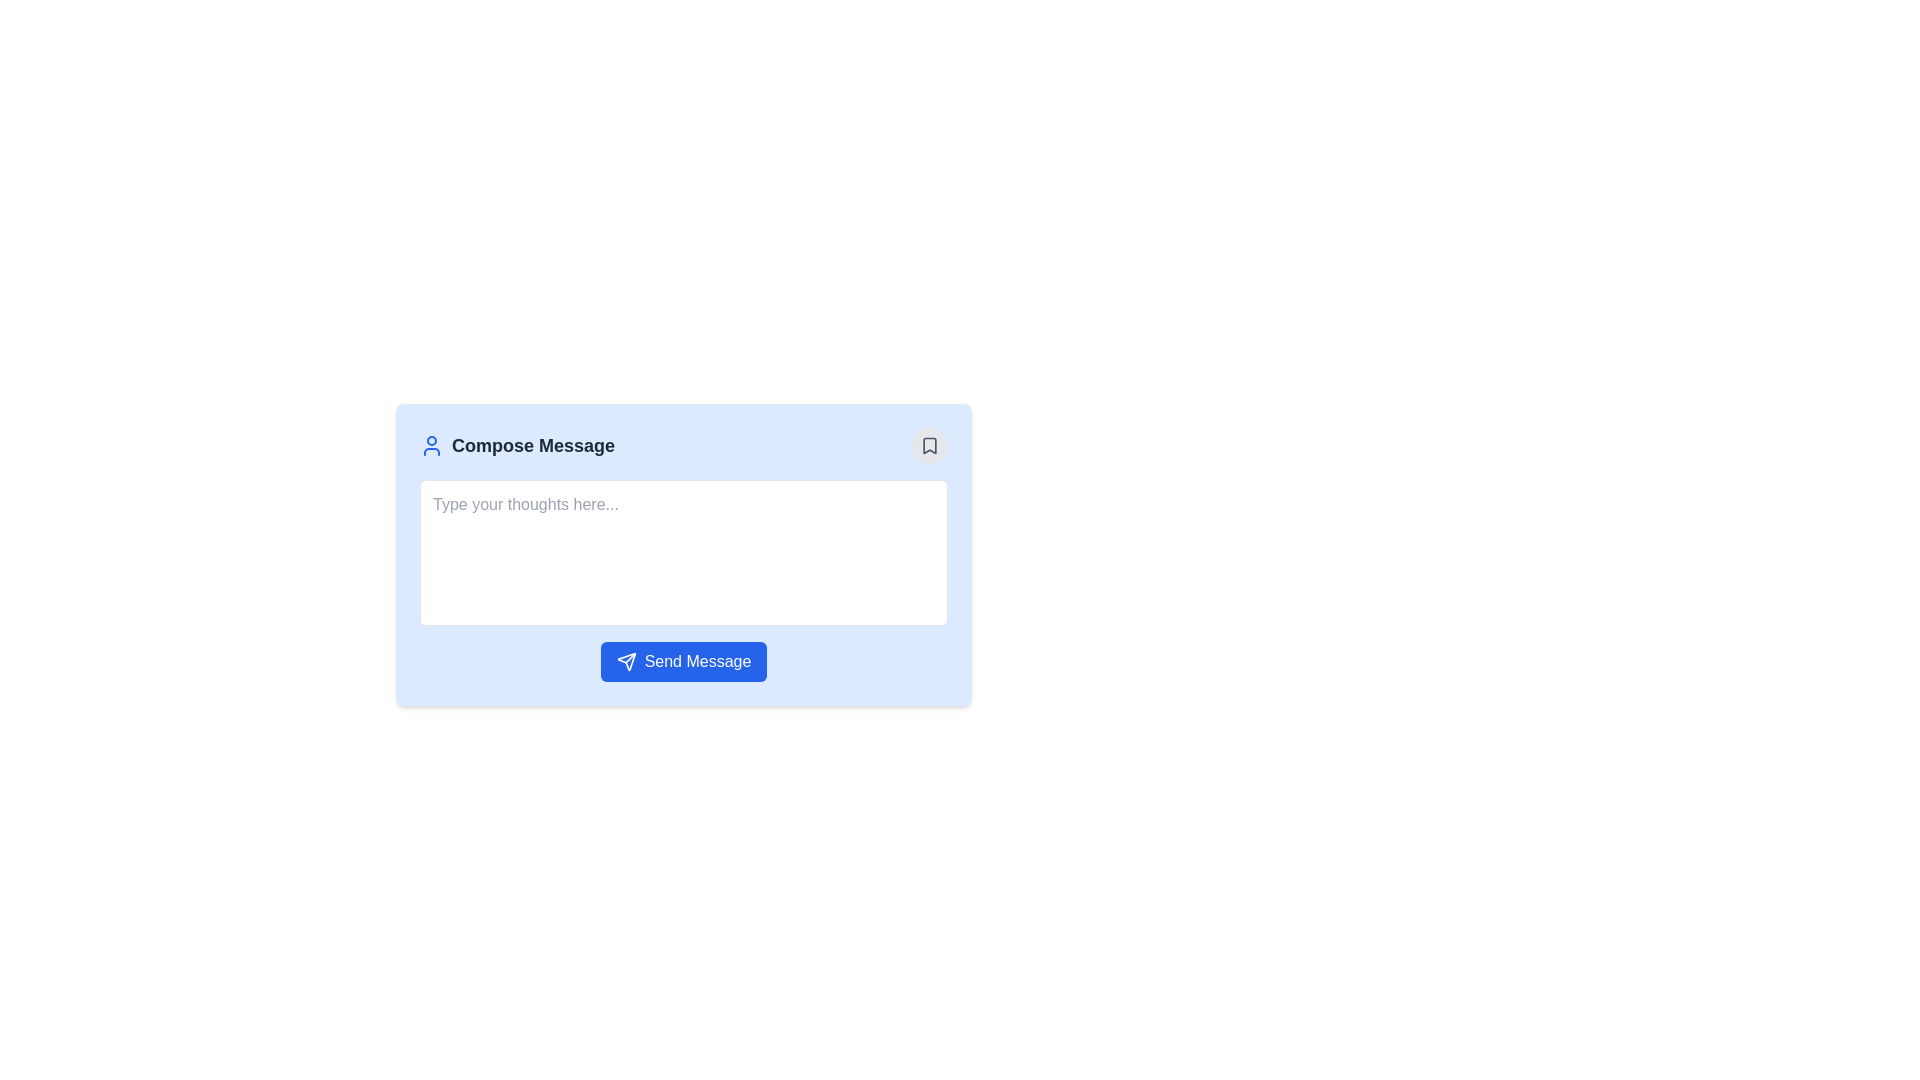  What do you see at coordinates (625, 662) in the screenshot?
I see `the triangular-shaped icon within the blue 'Send Message' button located below the text input field` at bounding box center [625, 662].